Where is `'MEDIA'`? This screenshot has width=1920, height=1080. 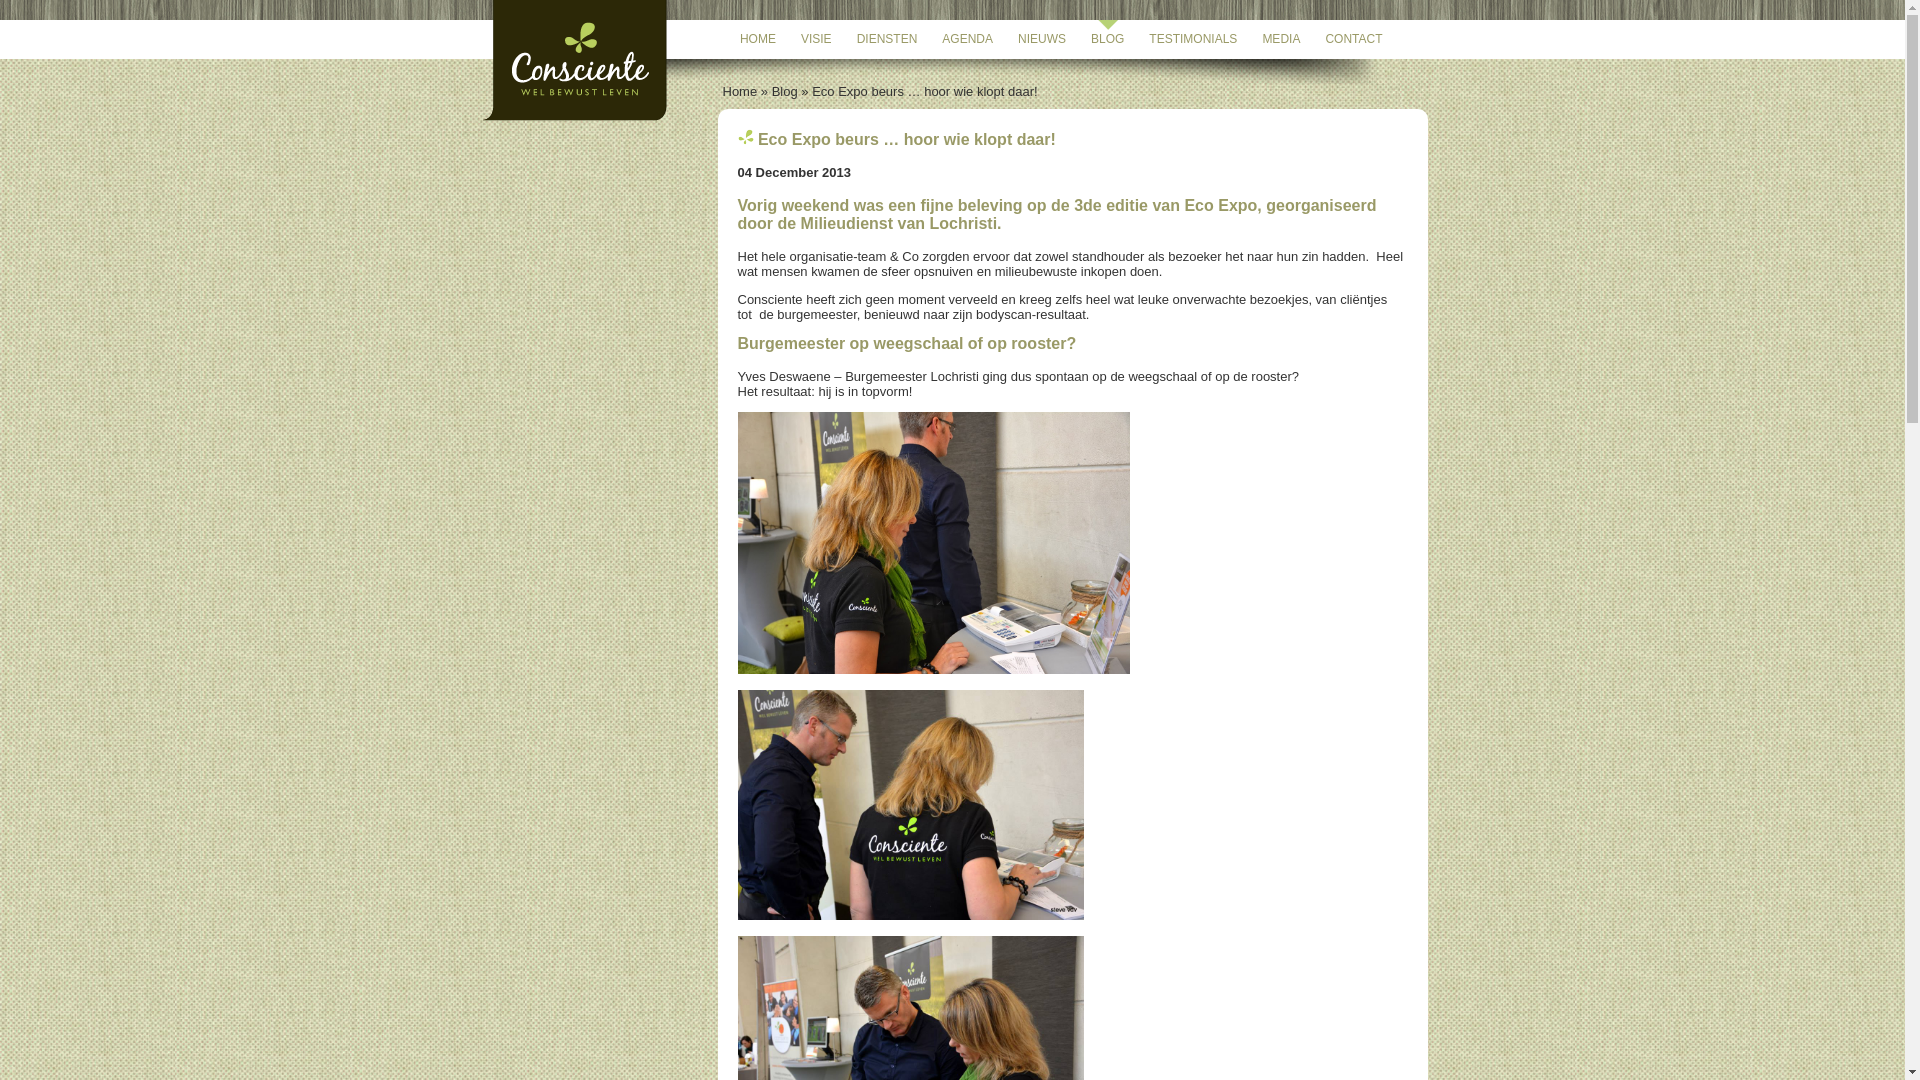
'MEDIA' is located at coordinates (1261, 39).